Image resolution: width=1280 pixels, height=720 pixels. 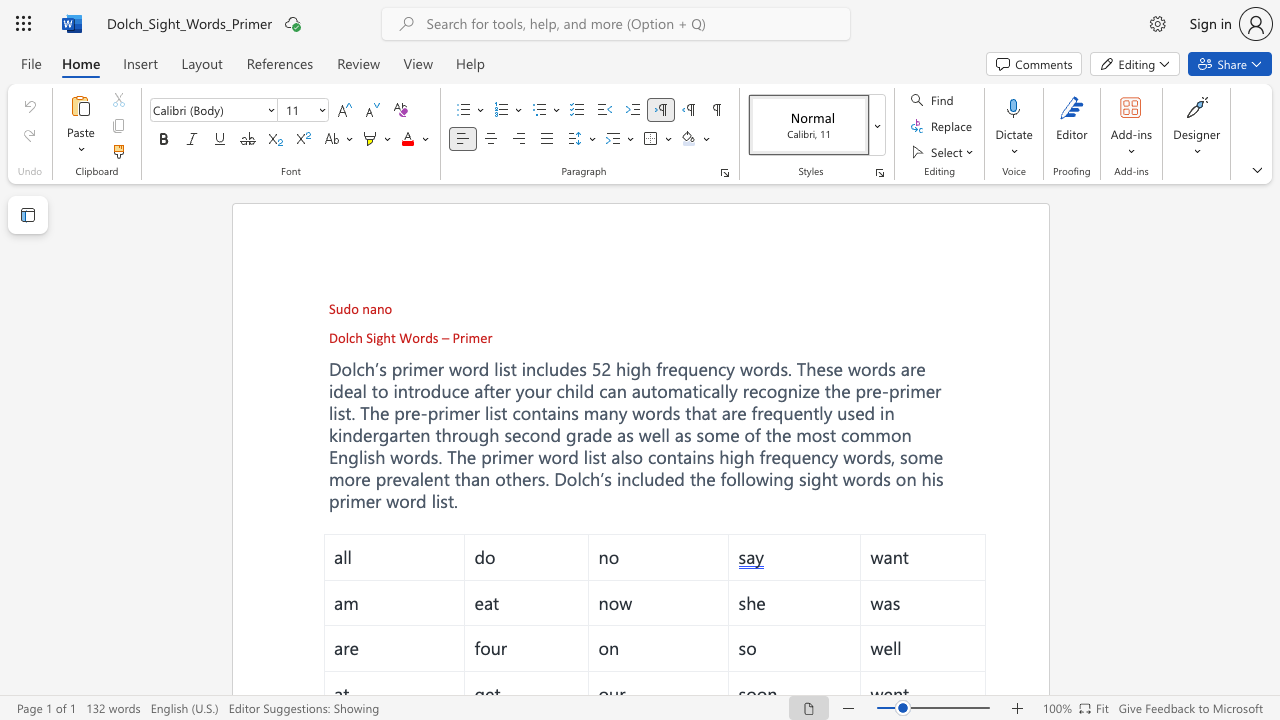 What do you see at coordinates (440, 336) in the screenshot?
I see `the subset text "– Prime" within the text "Dolch Sight Words – Primer"` at bounding box center [440, 336].